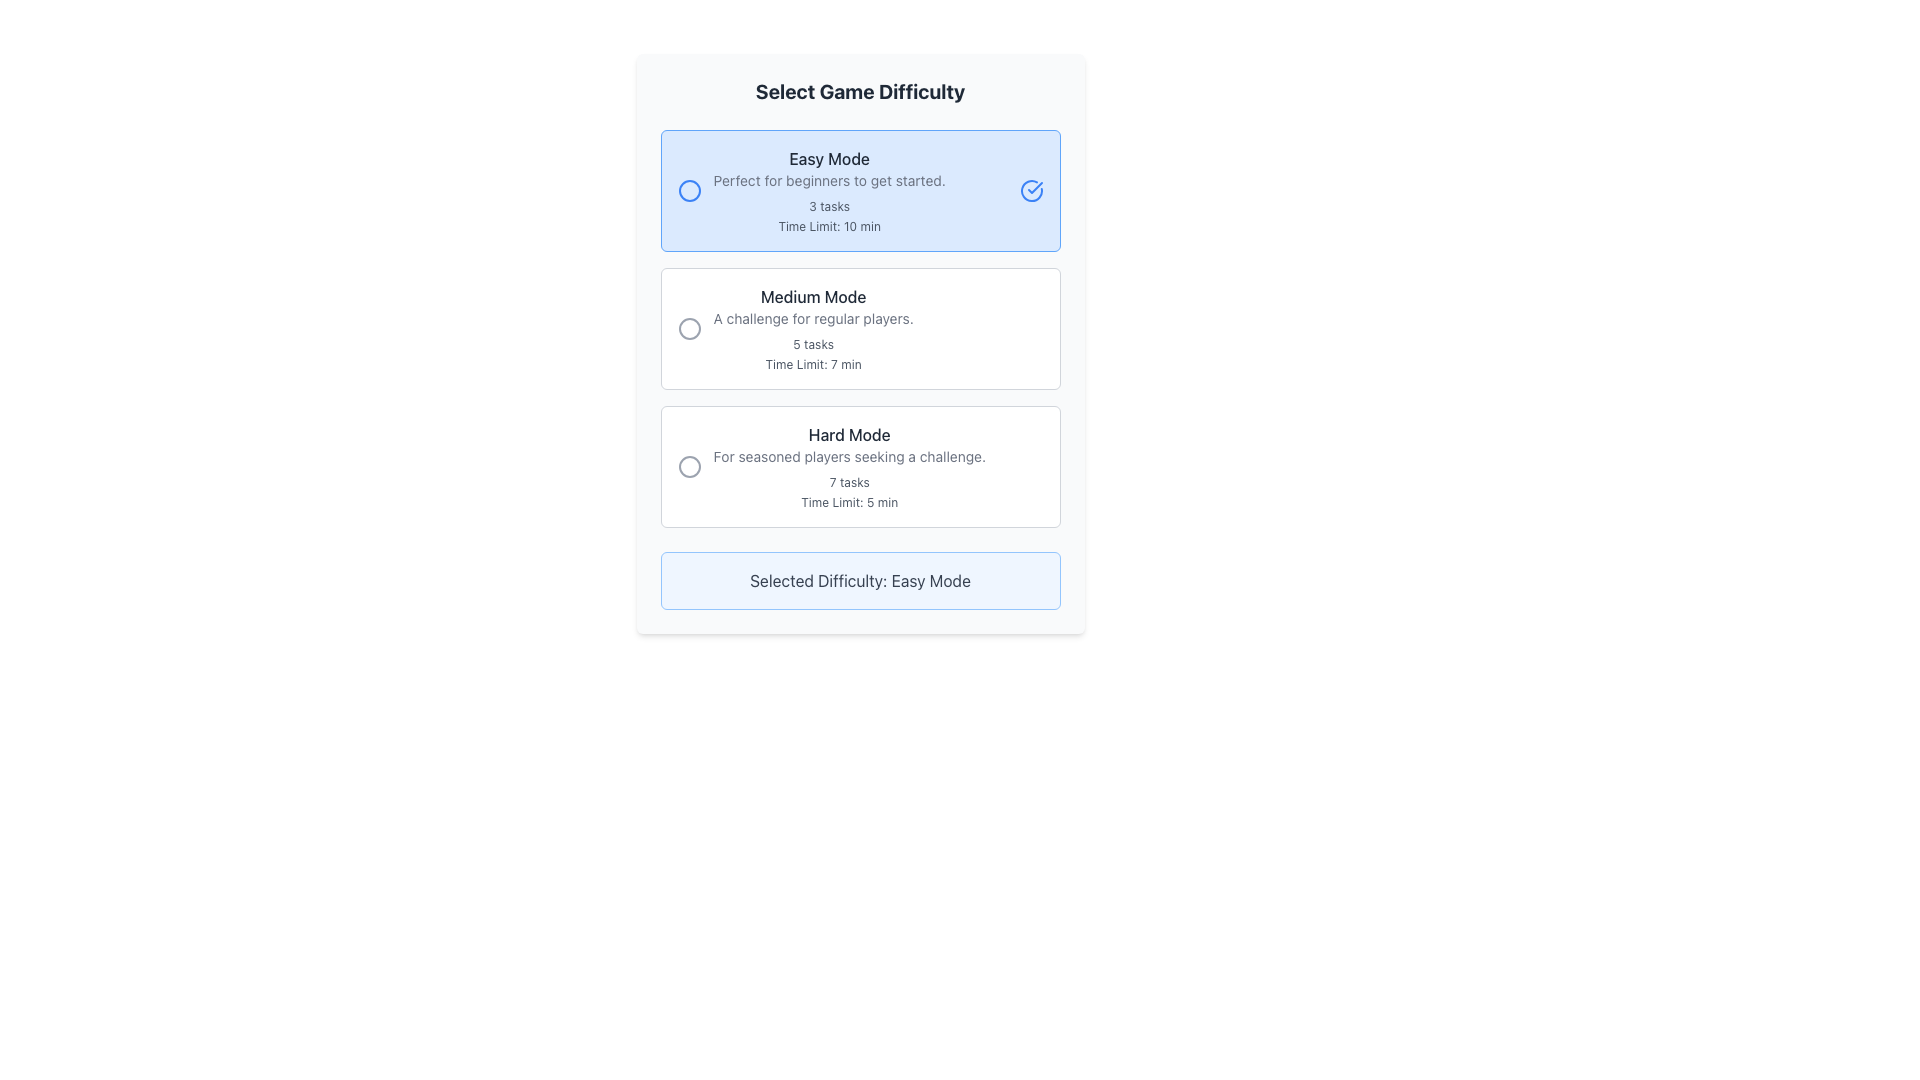 The width and height of the screenshot is (1920, 1080). Describe the element at coordinates (689, 327) in the screenshot. I see `the radio button for medium mode difficulty, which is located in the middle of the three difficulty options, adjacent to the description text` at that location.